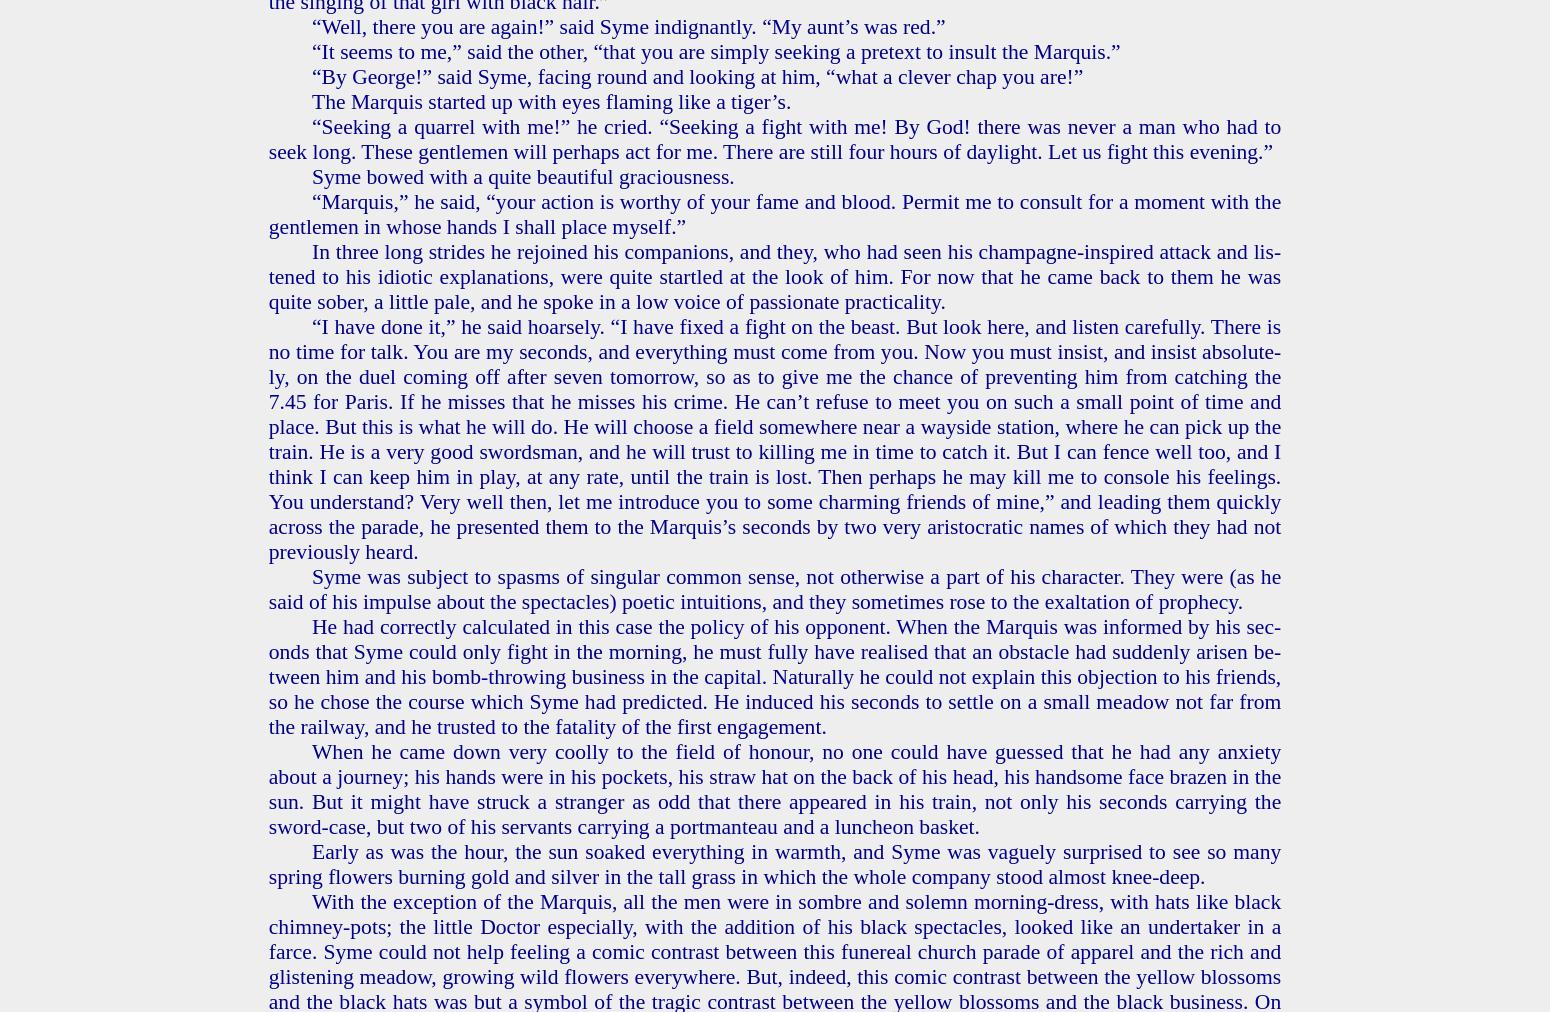  What do you see at coordinates (774, 676) in the screenshot?
I see `'He had cor­rect­ly cal­cu­lat­ed in this case the pol­i­cy of his op­po­nent. When the Mar­quis was in­formed by his sec­onds that Syme could only fight in the morn­ing, he must fully have re­alised that an ob­sta­cle had sud­den­ly arisen be­tween him and his bomb-throw­ing busi­ness in the cap­i­tal. Nat­u­ral­ly he could not ex­plain this ob­jec­tion to his friends, so he chose the course which Syme had pre­dict­ed. He in­duced his sec­onds to set­tle on a small mead­ow not far from the rail­way, and he trust­ed to the fa­tal­i­ty of the first en­gage­ment.'` at bounding box center [774, 676].